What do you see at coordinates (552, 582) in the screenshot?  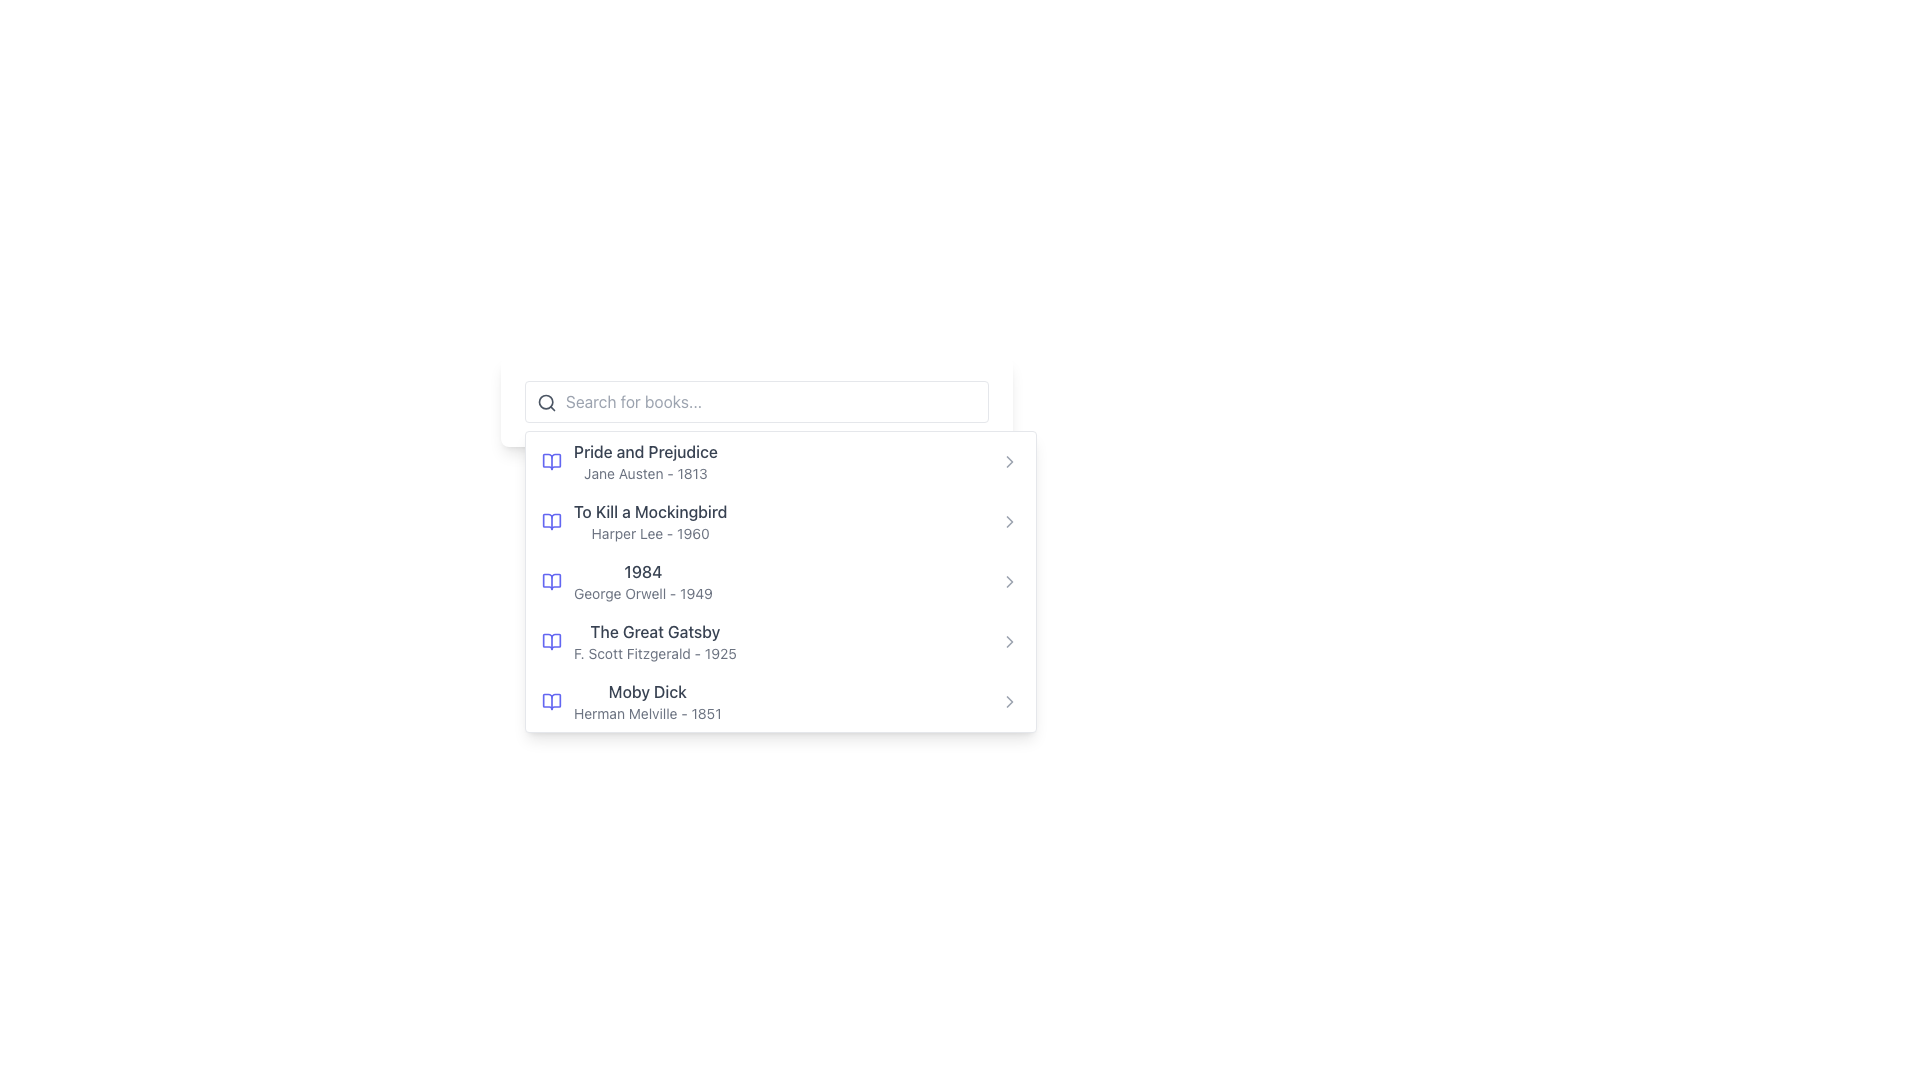 I see `the indigo open book icon located to the left of the text '1984 George Orwell - 1949'` at bounding box center [552, 582].